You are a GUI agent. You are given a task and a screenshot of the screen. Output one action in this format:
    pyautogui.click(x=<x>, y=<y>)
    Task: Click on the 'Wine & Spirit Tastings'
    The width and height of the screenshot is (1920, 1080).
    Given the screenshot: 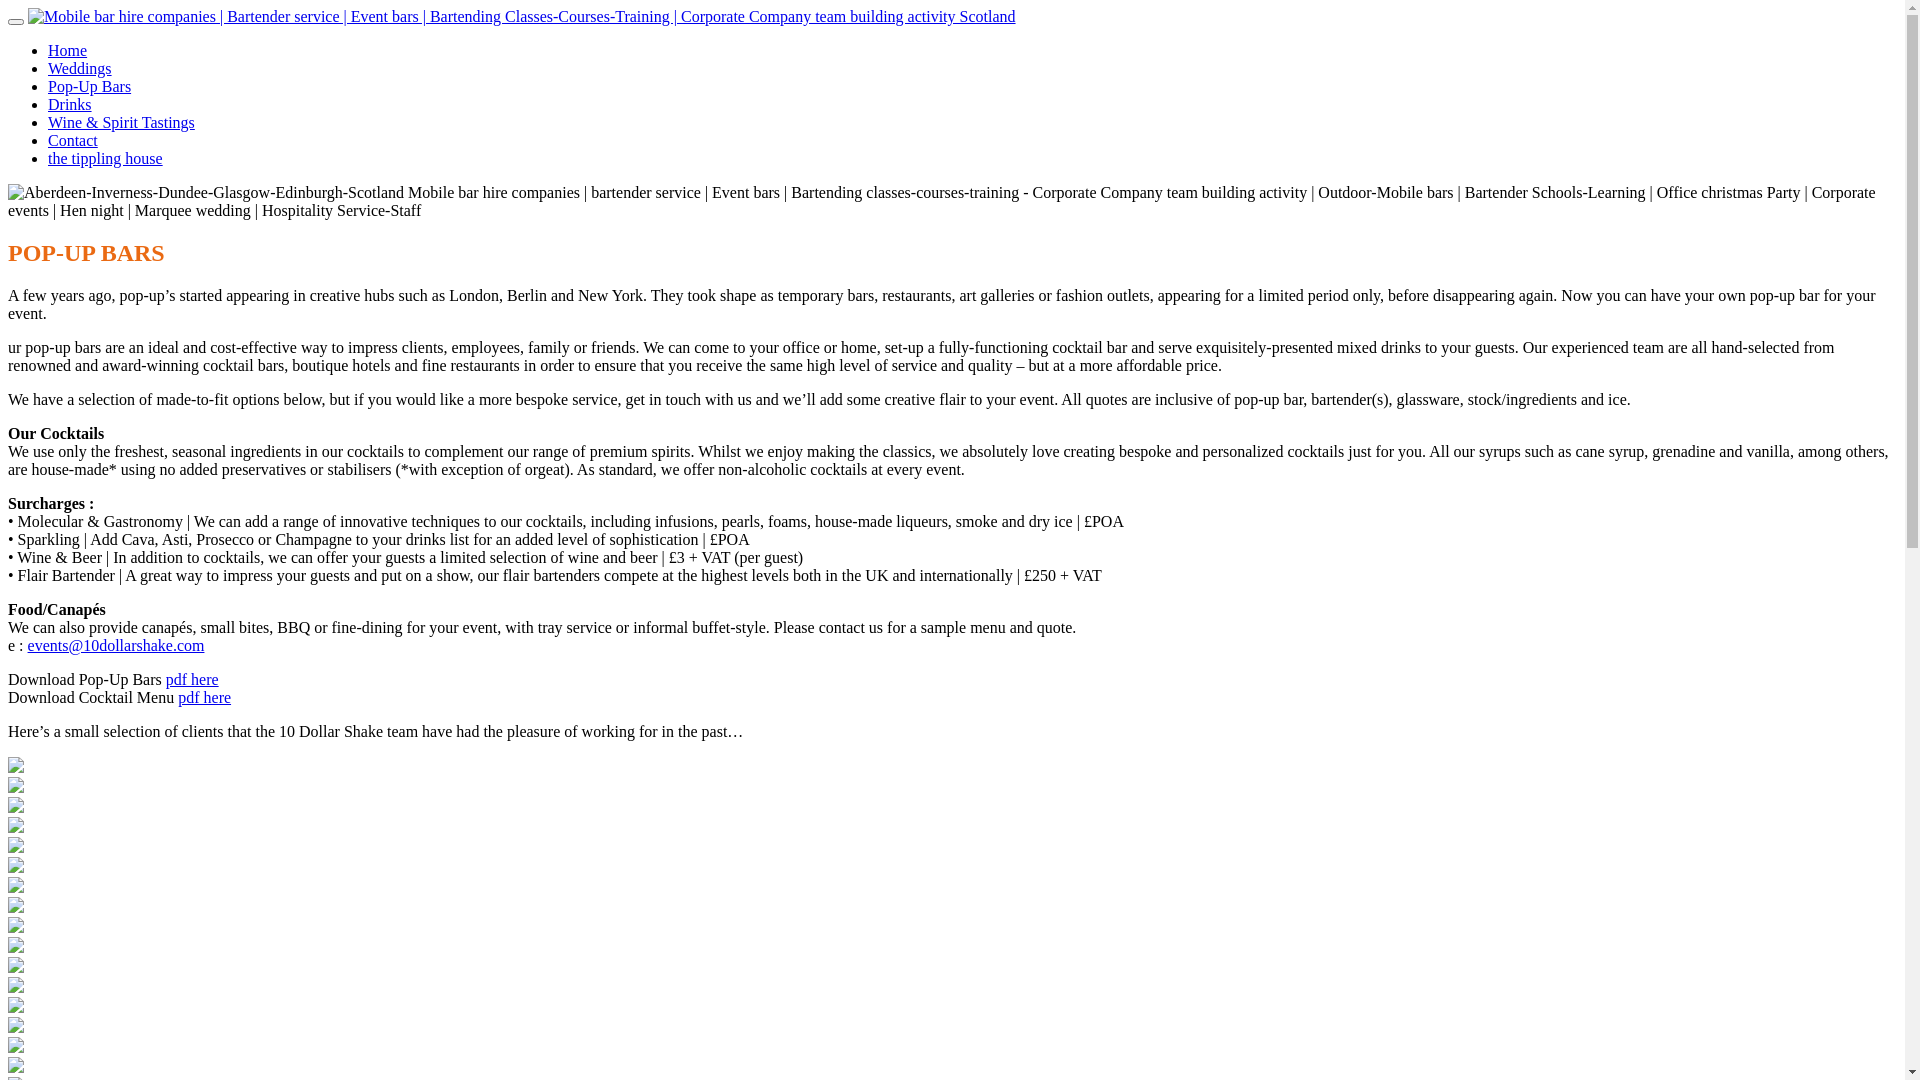 What is the action you would take?
    pyautogui.click(x=120, y=122)
    